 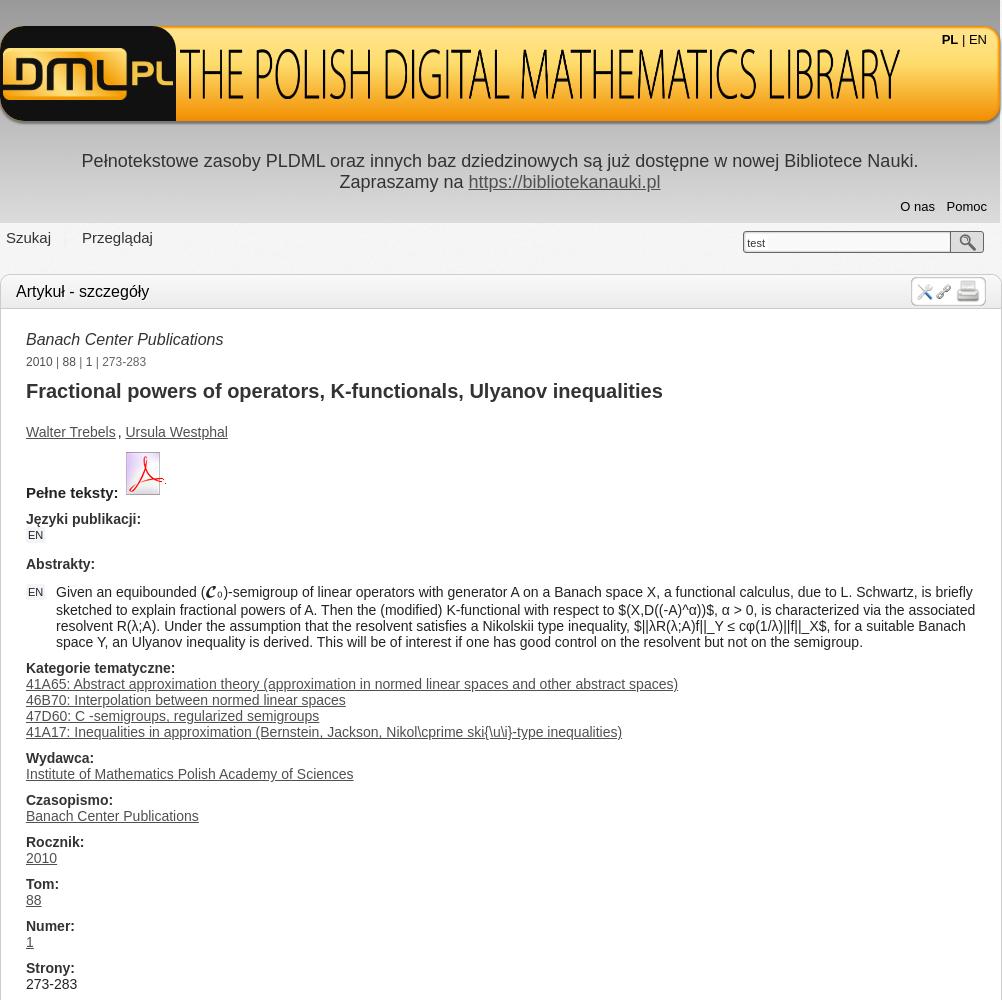 I want to click on 'PL', so click(x=948, y=39).